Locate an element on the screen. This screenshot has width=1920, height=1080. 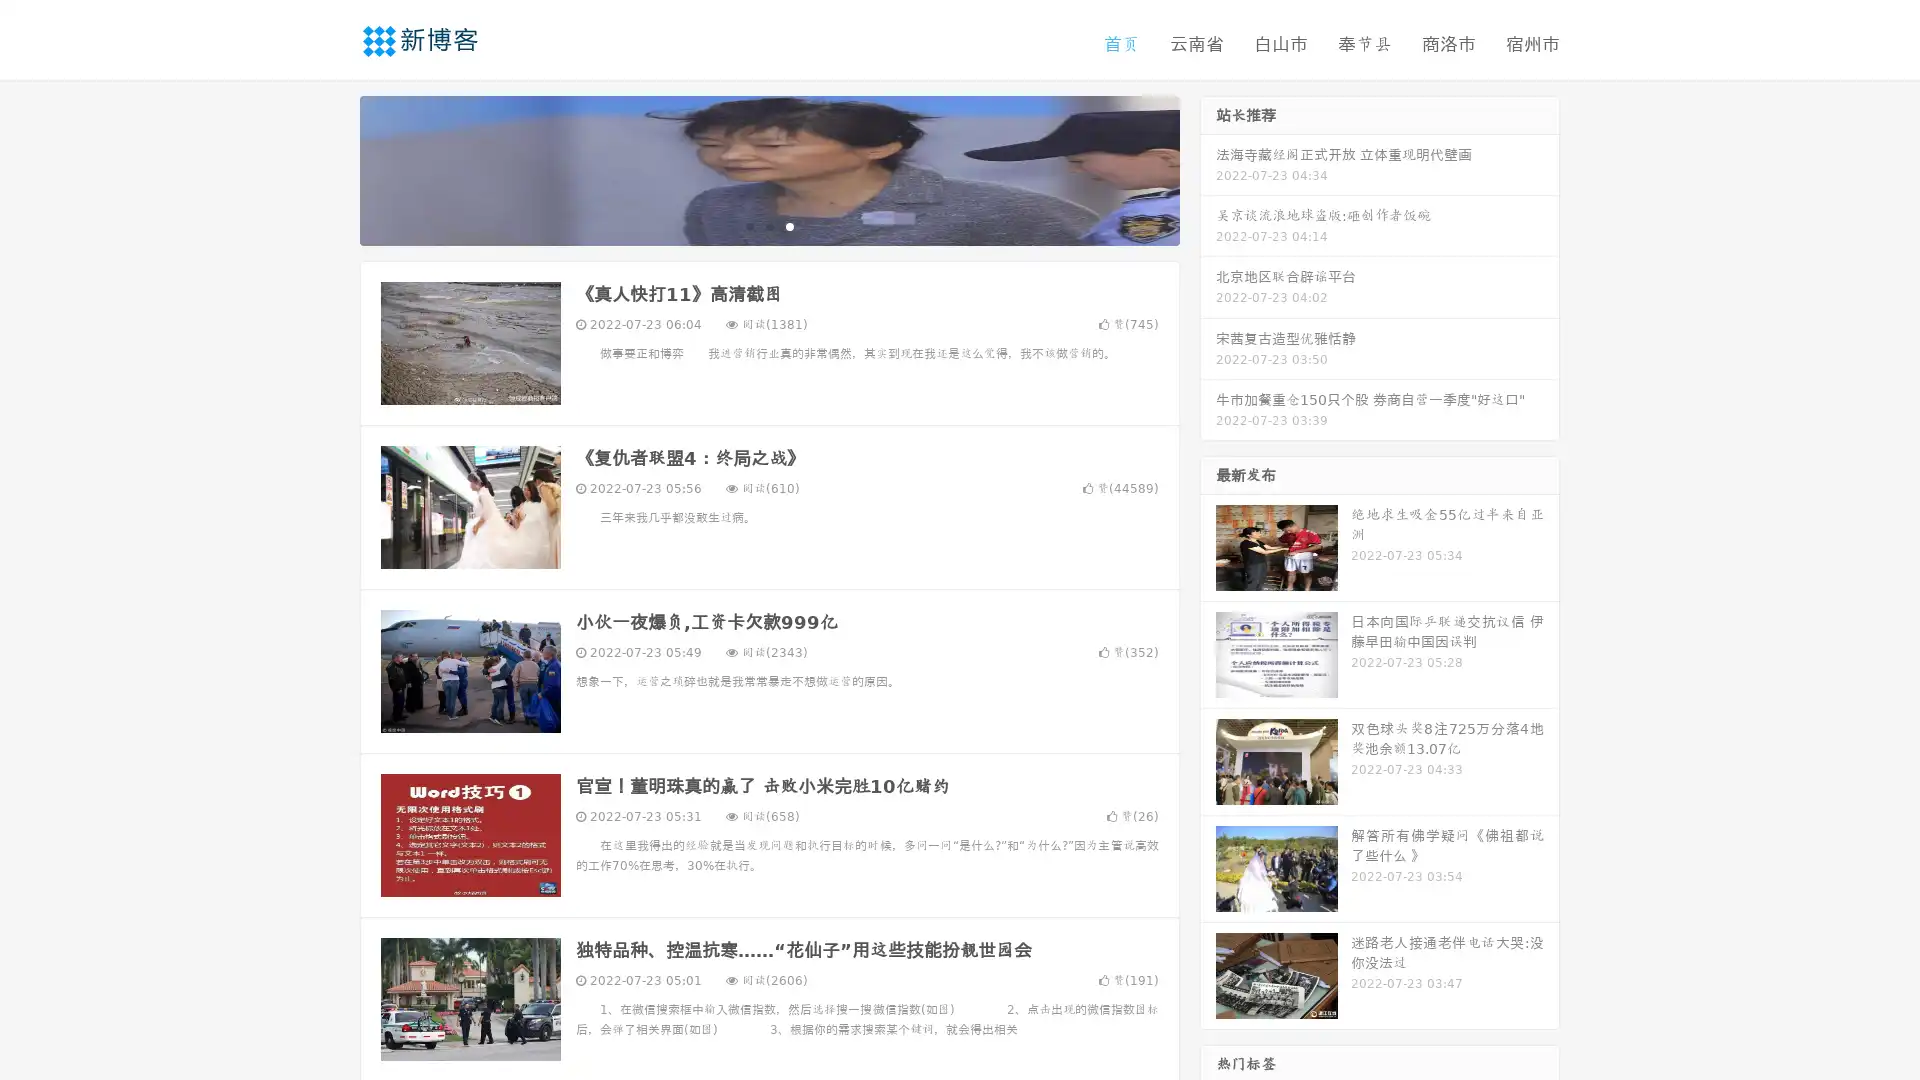
Go to slide 2 is located at coordinates (768, 225).